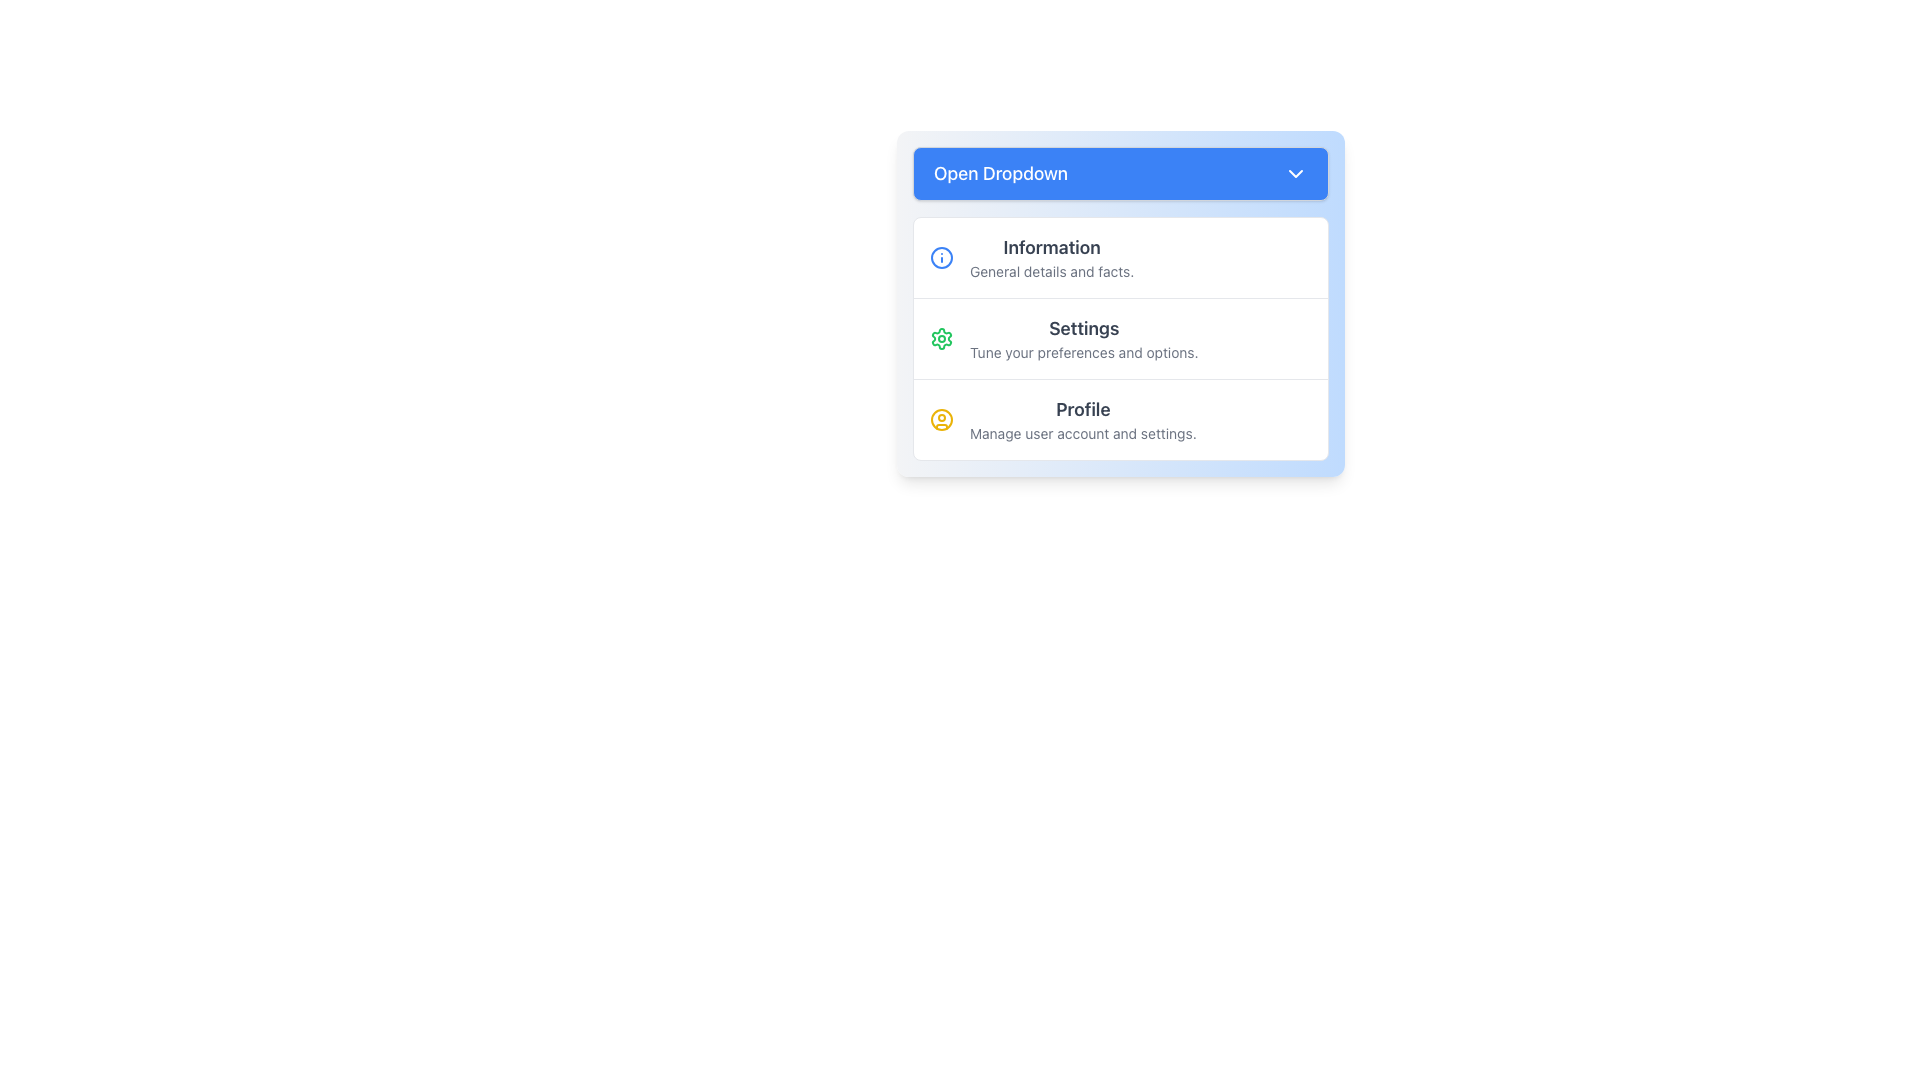 Image resolution: width=1920 pixels, height=1080 pixels. What do you see at coordinates (1121, 338) in the screenshot?
I see `the second list item in the dropdown menu labeled 'Settings', which features a green gear icon and descriptive text` at bounding box center [1121, 338].